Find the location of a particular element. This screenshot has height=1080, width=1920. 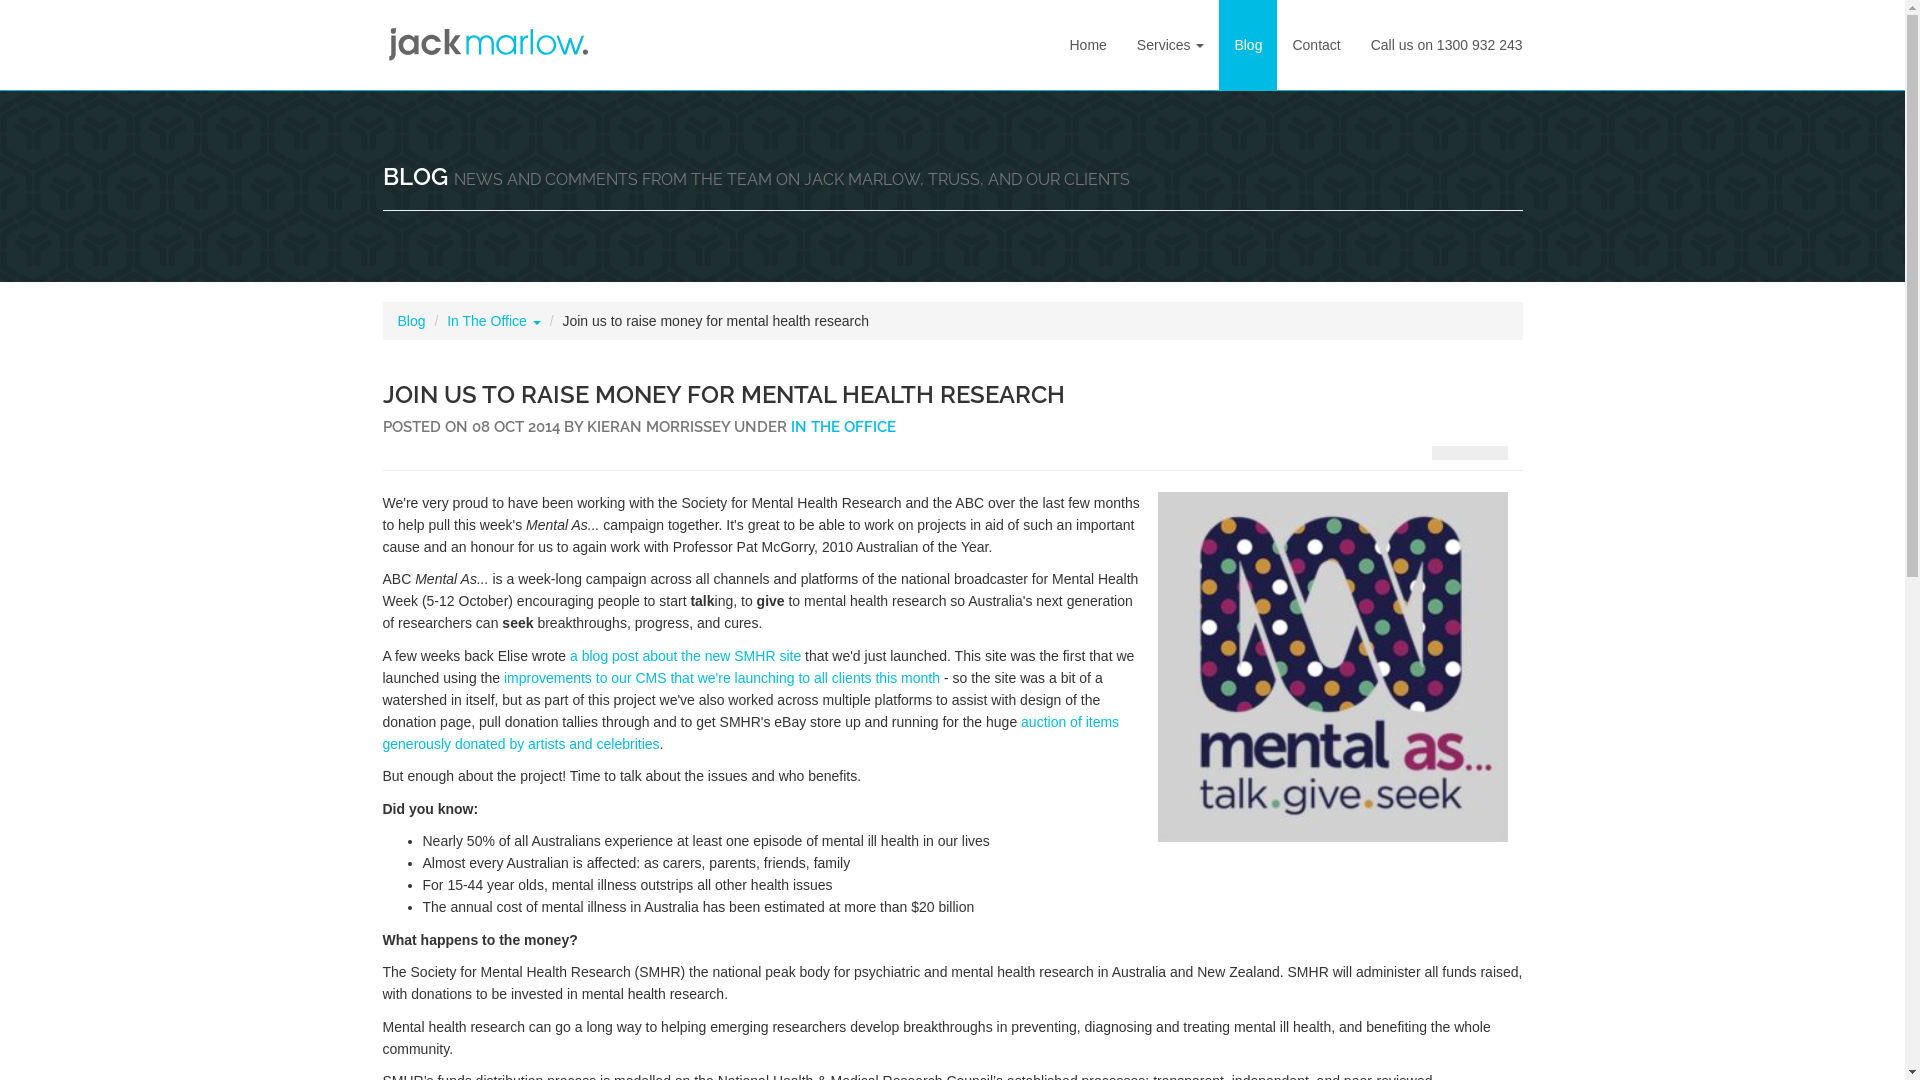

'Call us on 1300 932 243' is located at coordinates (1446, 45).